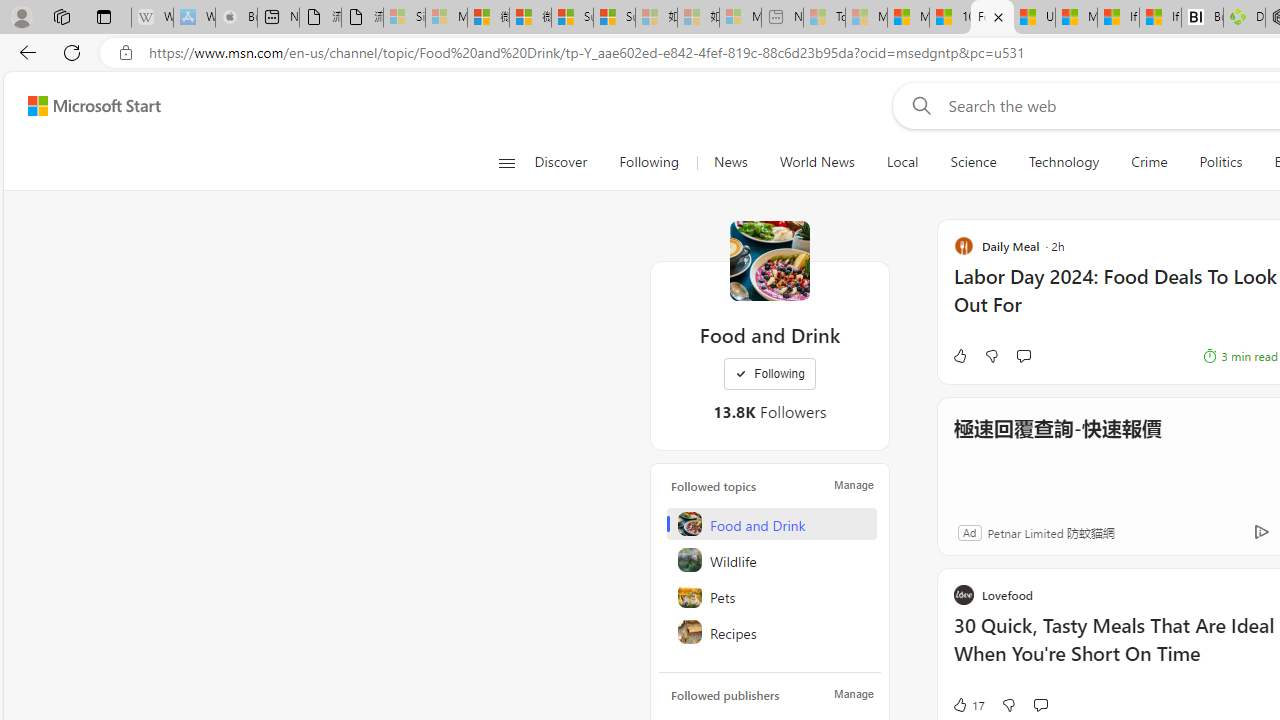 Image resolution: width=1280 pixels, height=720 pixels. I want to click on 'Science', so click(973, 162).